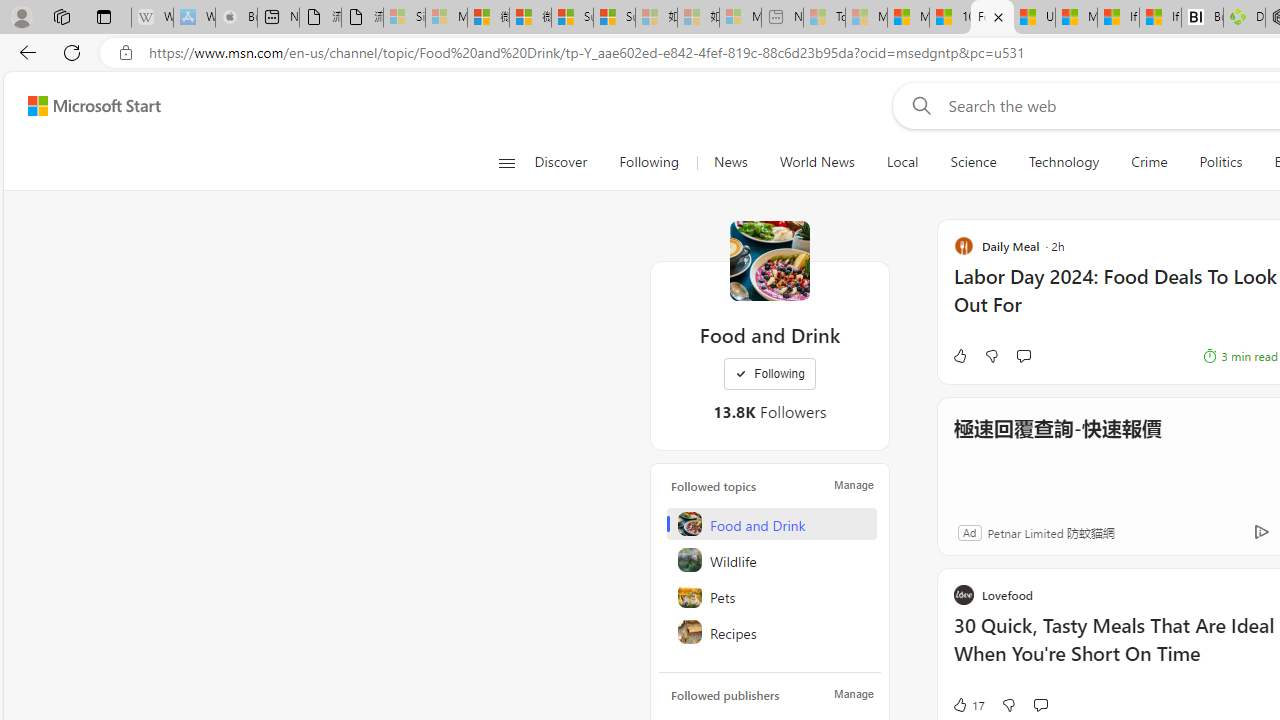 Image resolution: width=1280 pixels, height=720 pixels. I want to click on 'Science', so click(973, 162).